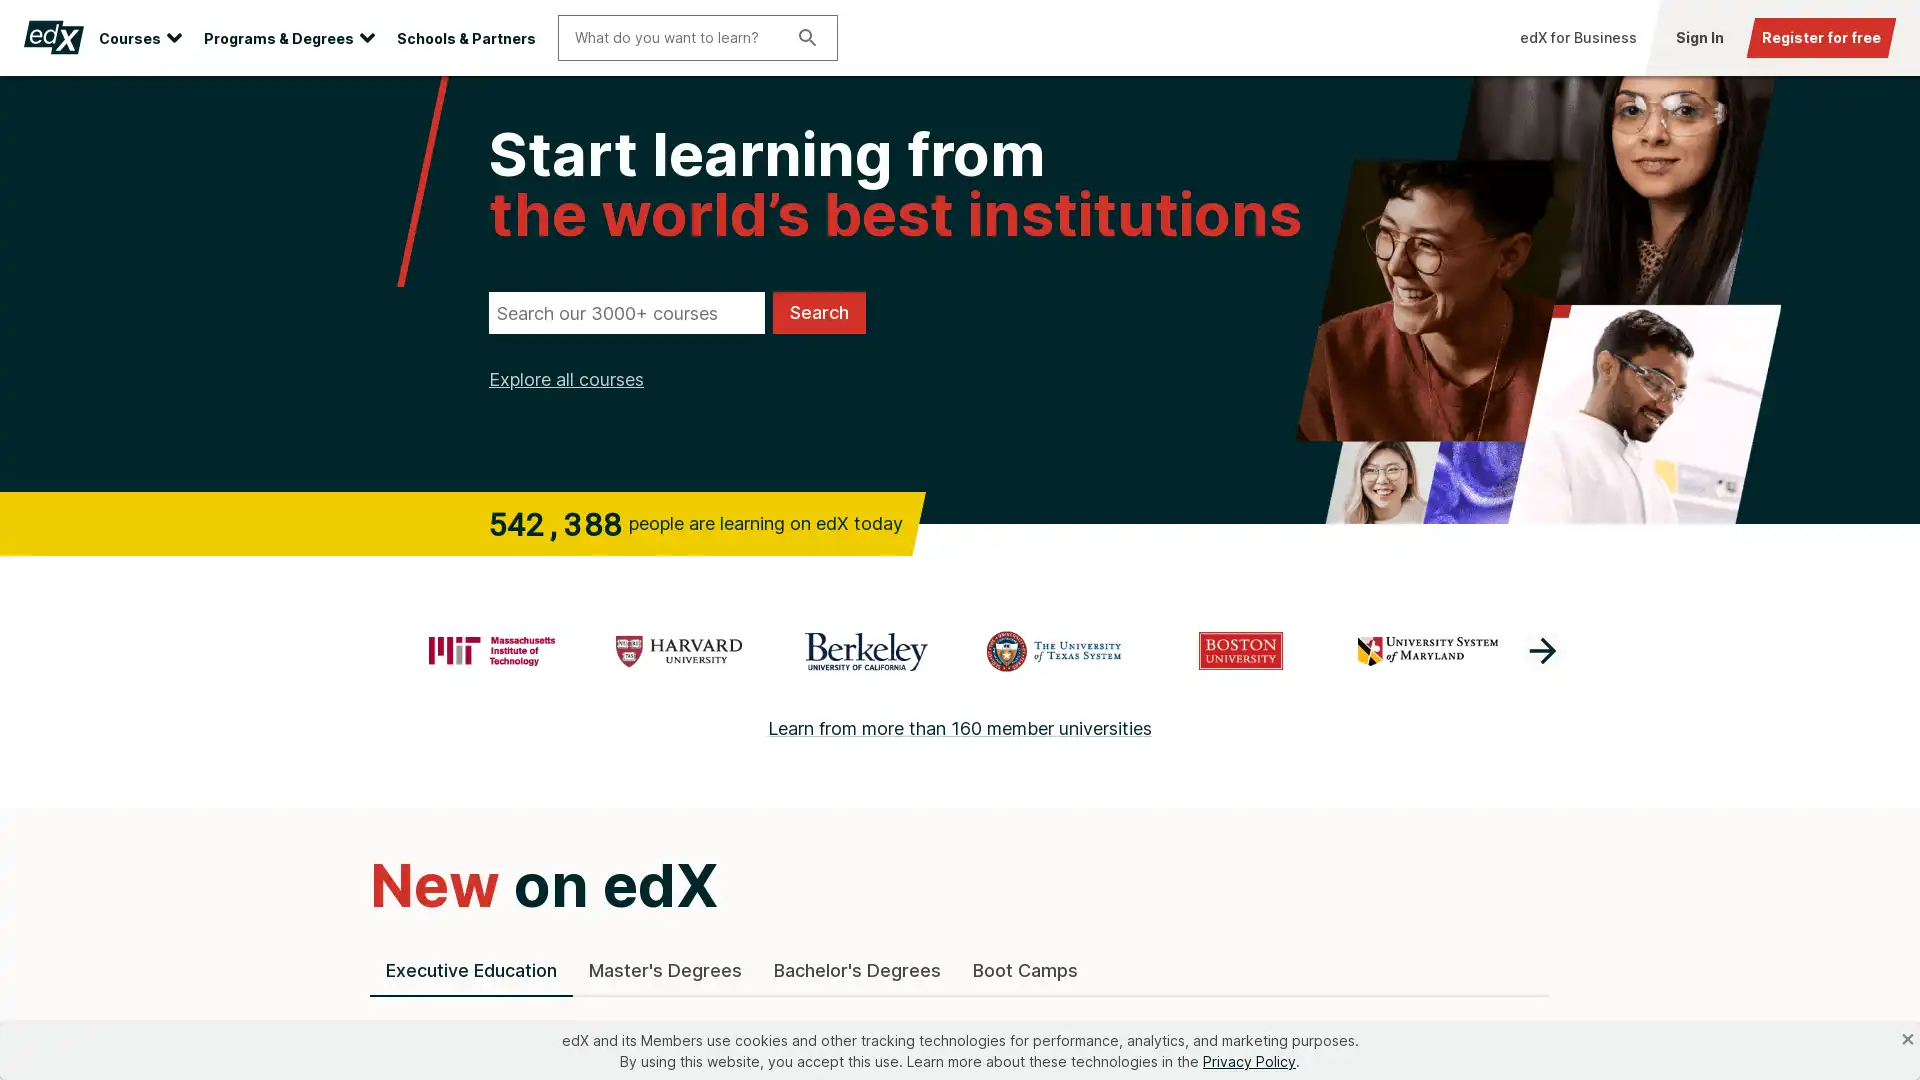 This screenshot has width=1920, height=1080. Describe the element at coordinates (1896, 92) in the screenshot. I see `Close site banner.` at that location.